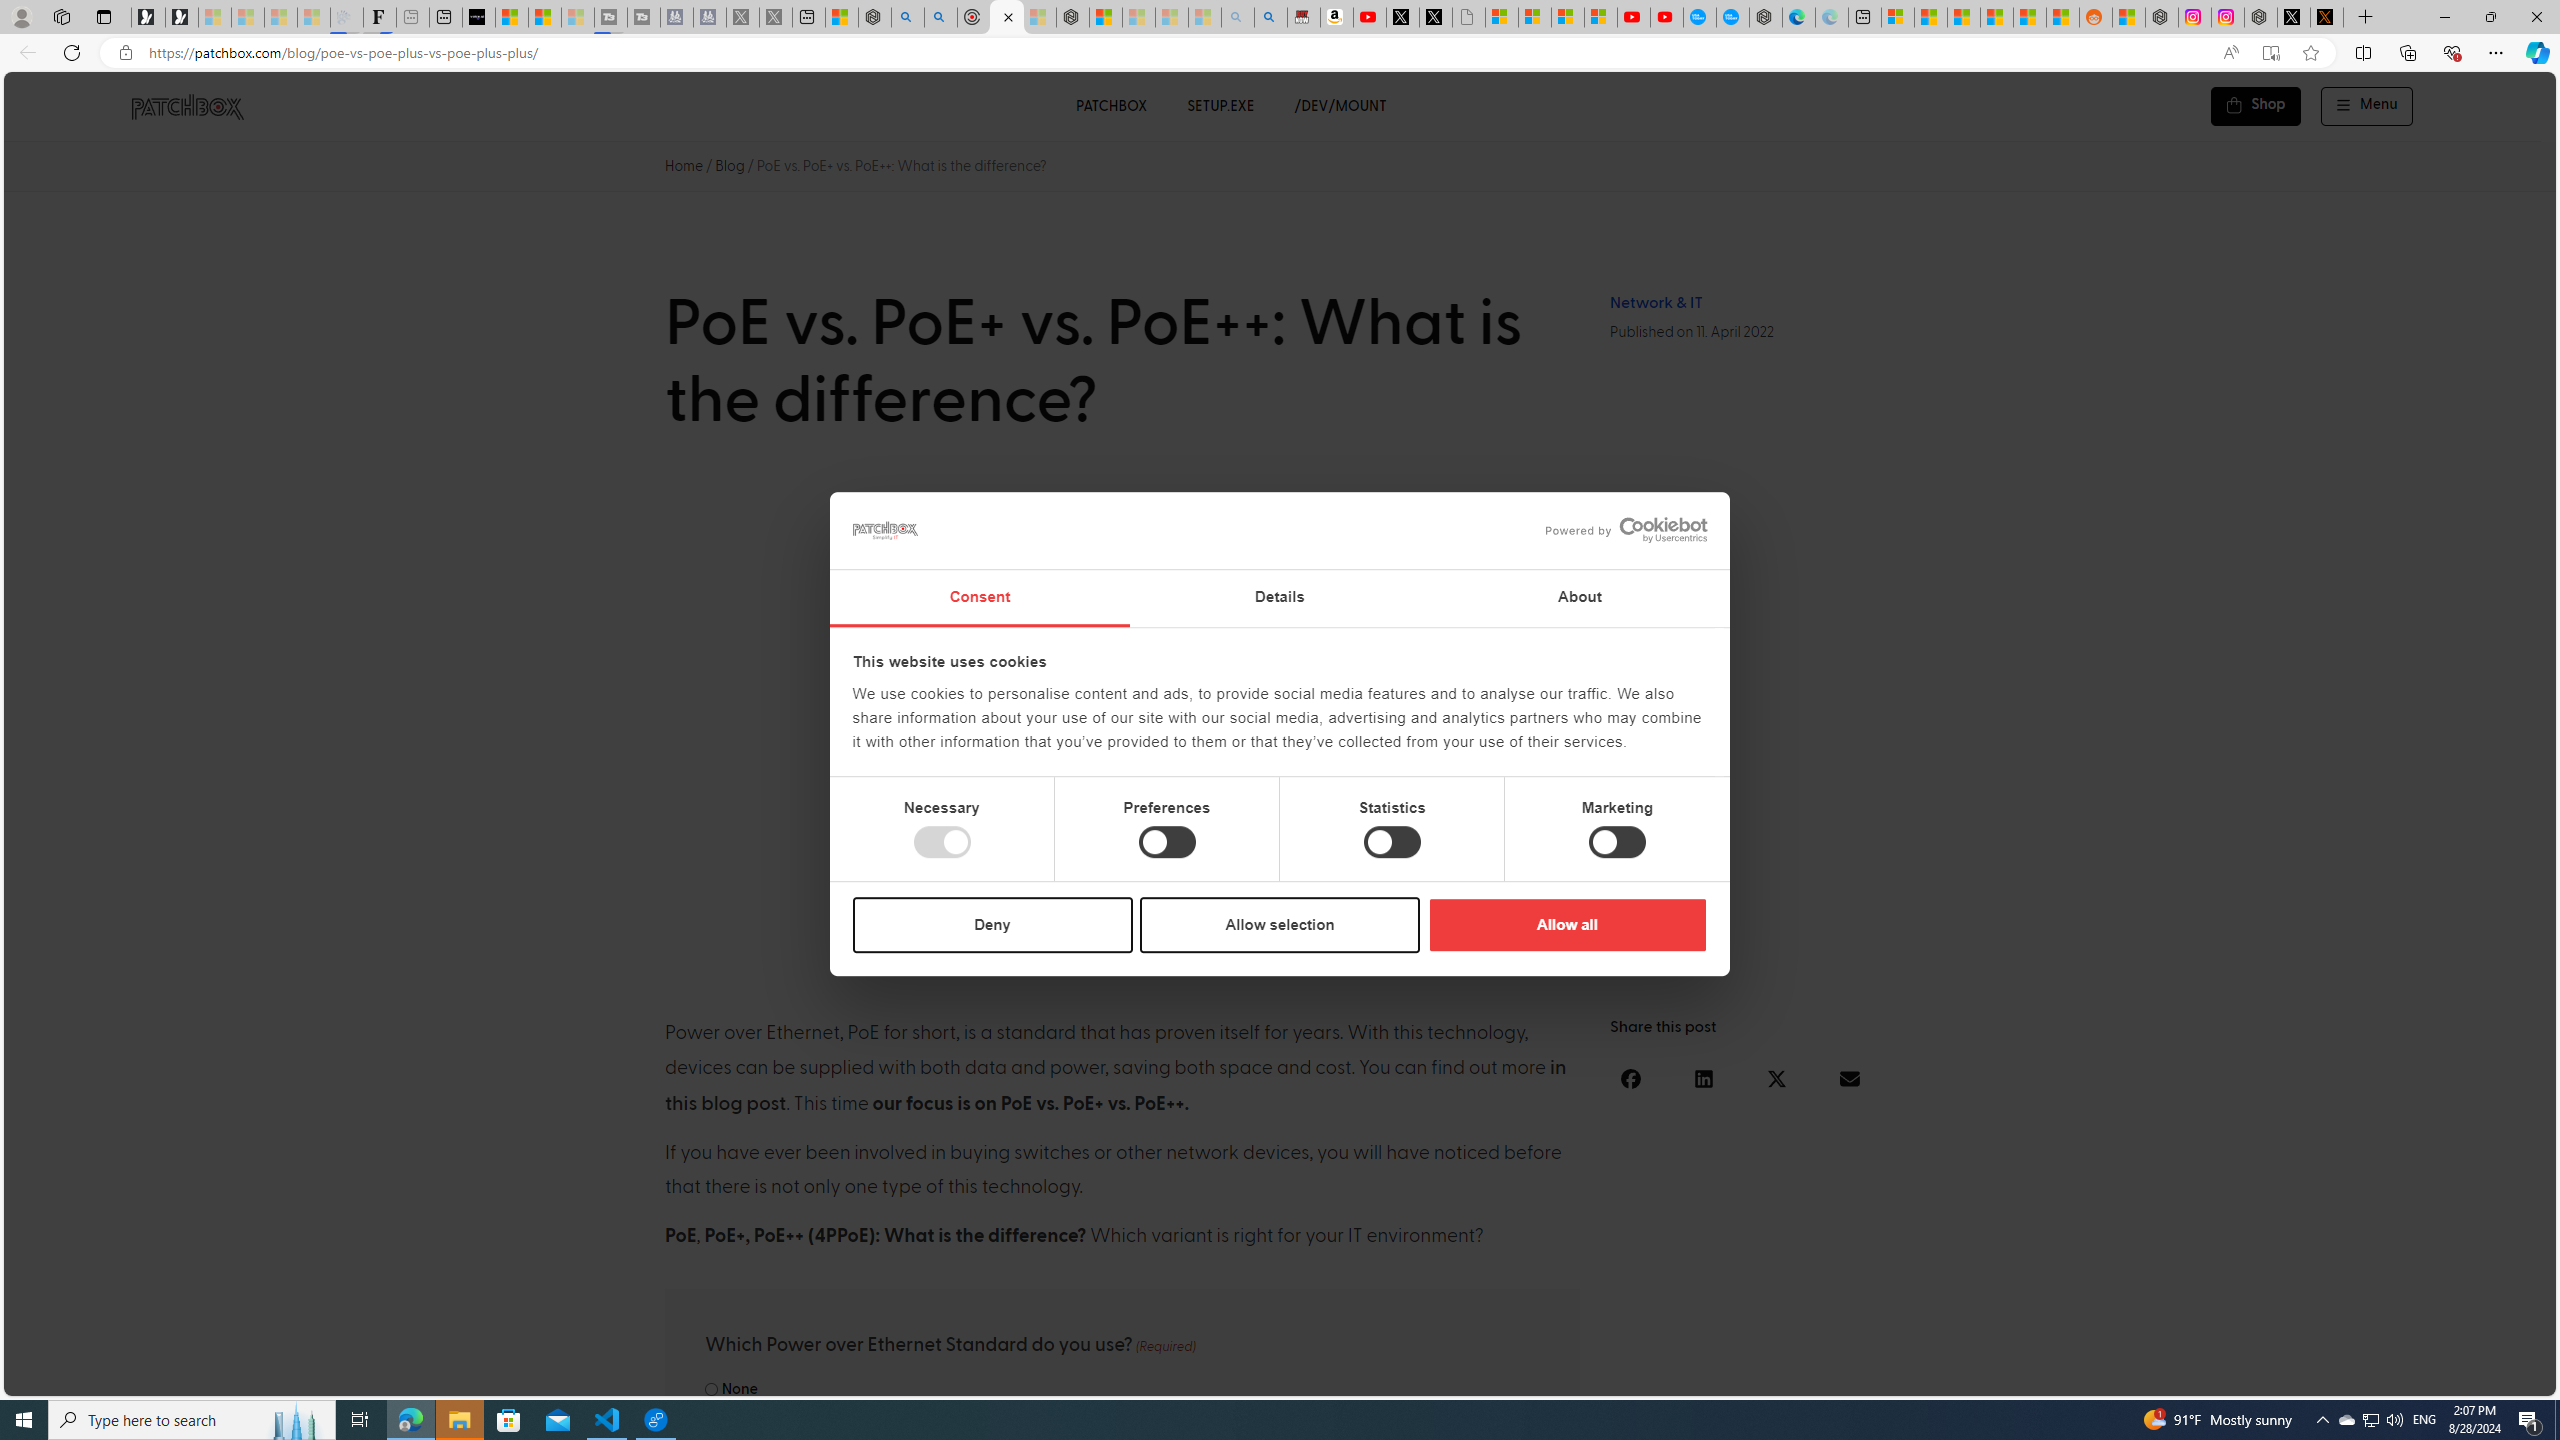  What do you see at coordinates (2405, 1376) in the screenshot?
I see `'Language switcher : Romanian'` at bounding box center [2405, 1376].